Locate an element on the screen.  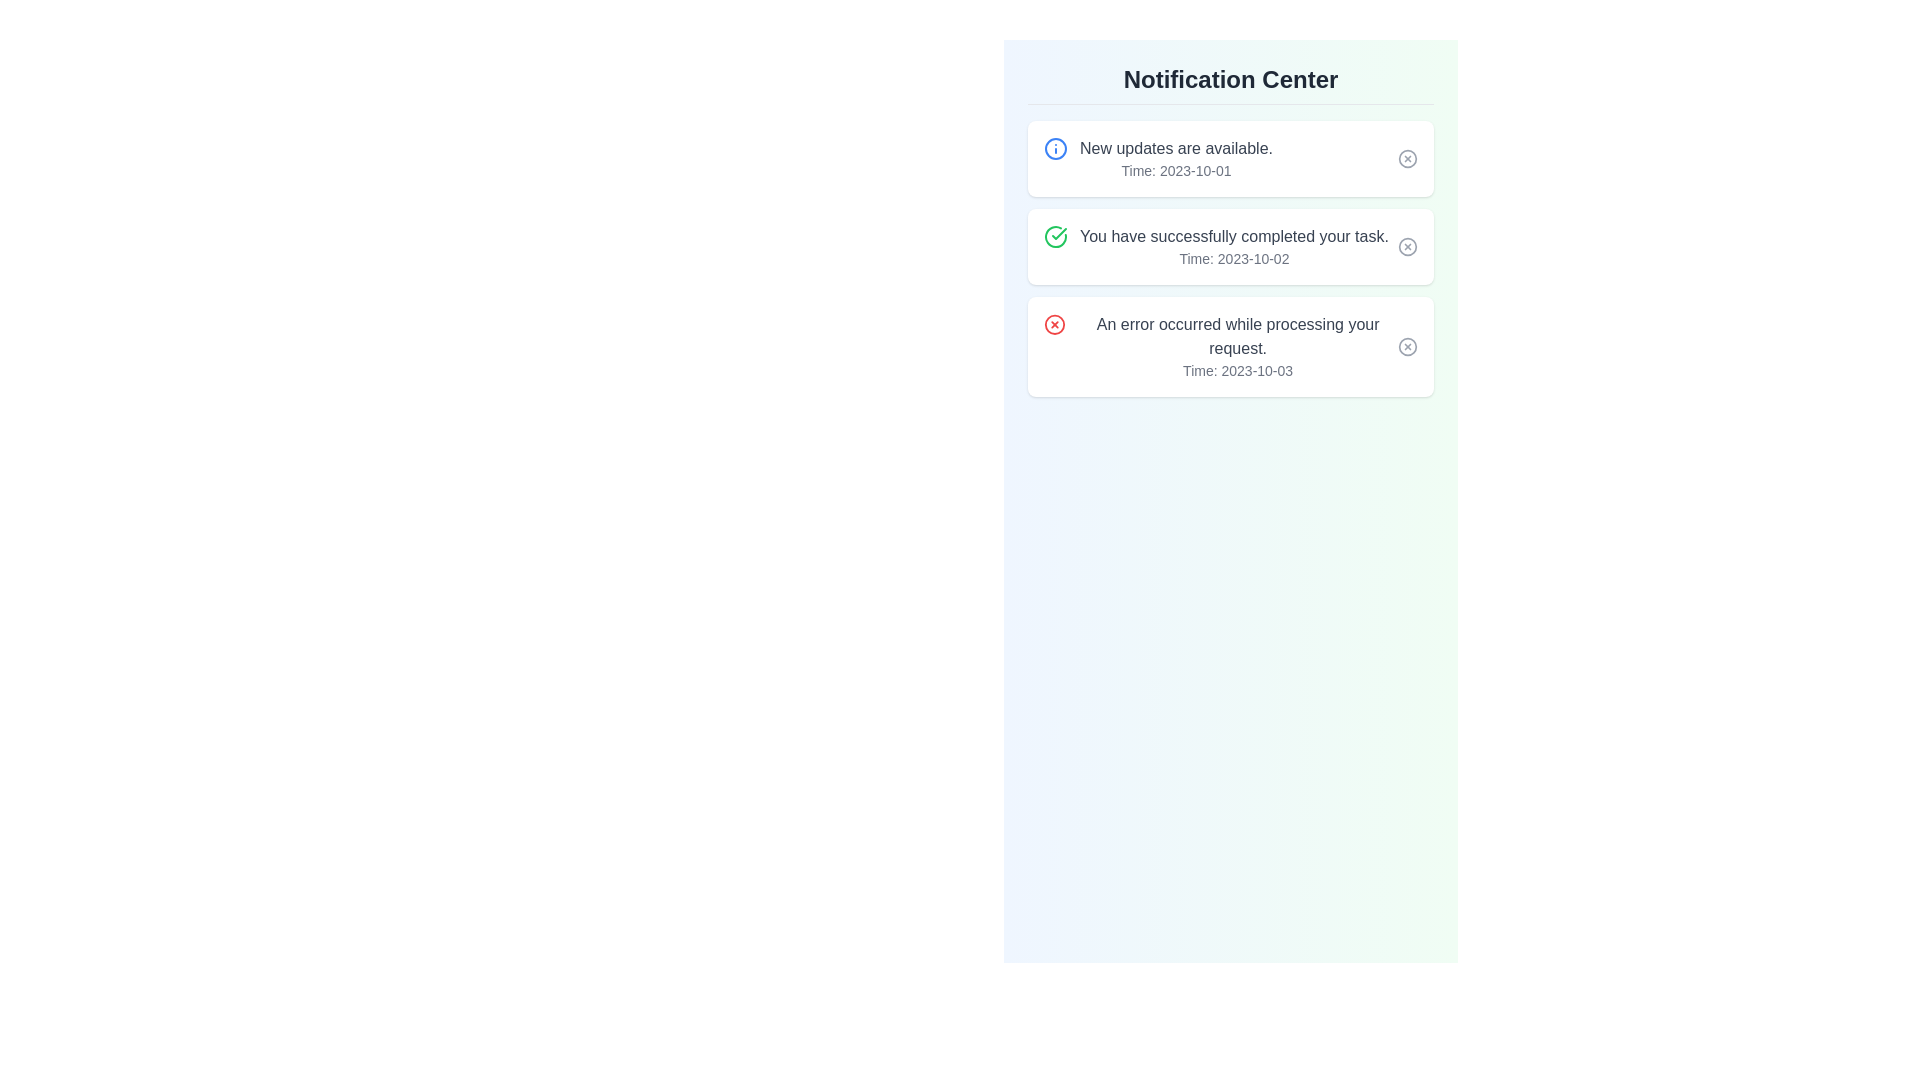
the circular outline of the SVG icon located within the first notification entry mentioning 'New updates are available.' is located at coordinates (1406, 157).